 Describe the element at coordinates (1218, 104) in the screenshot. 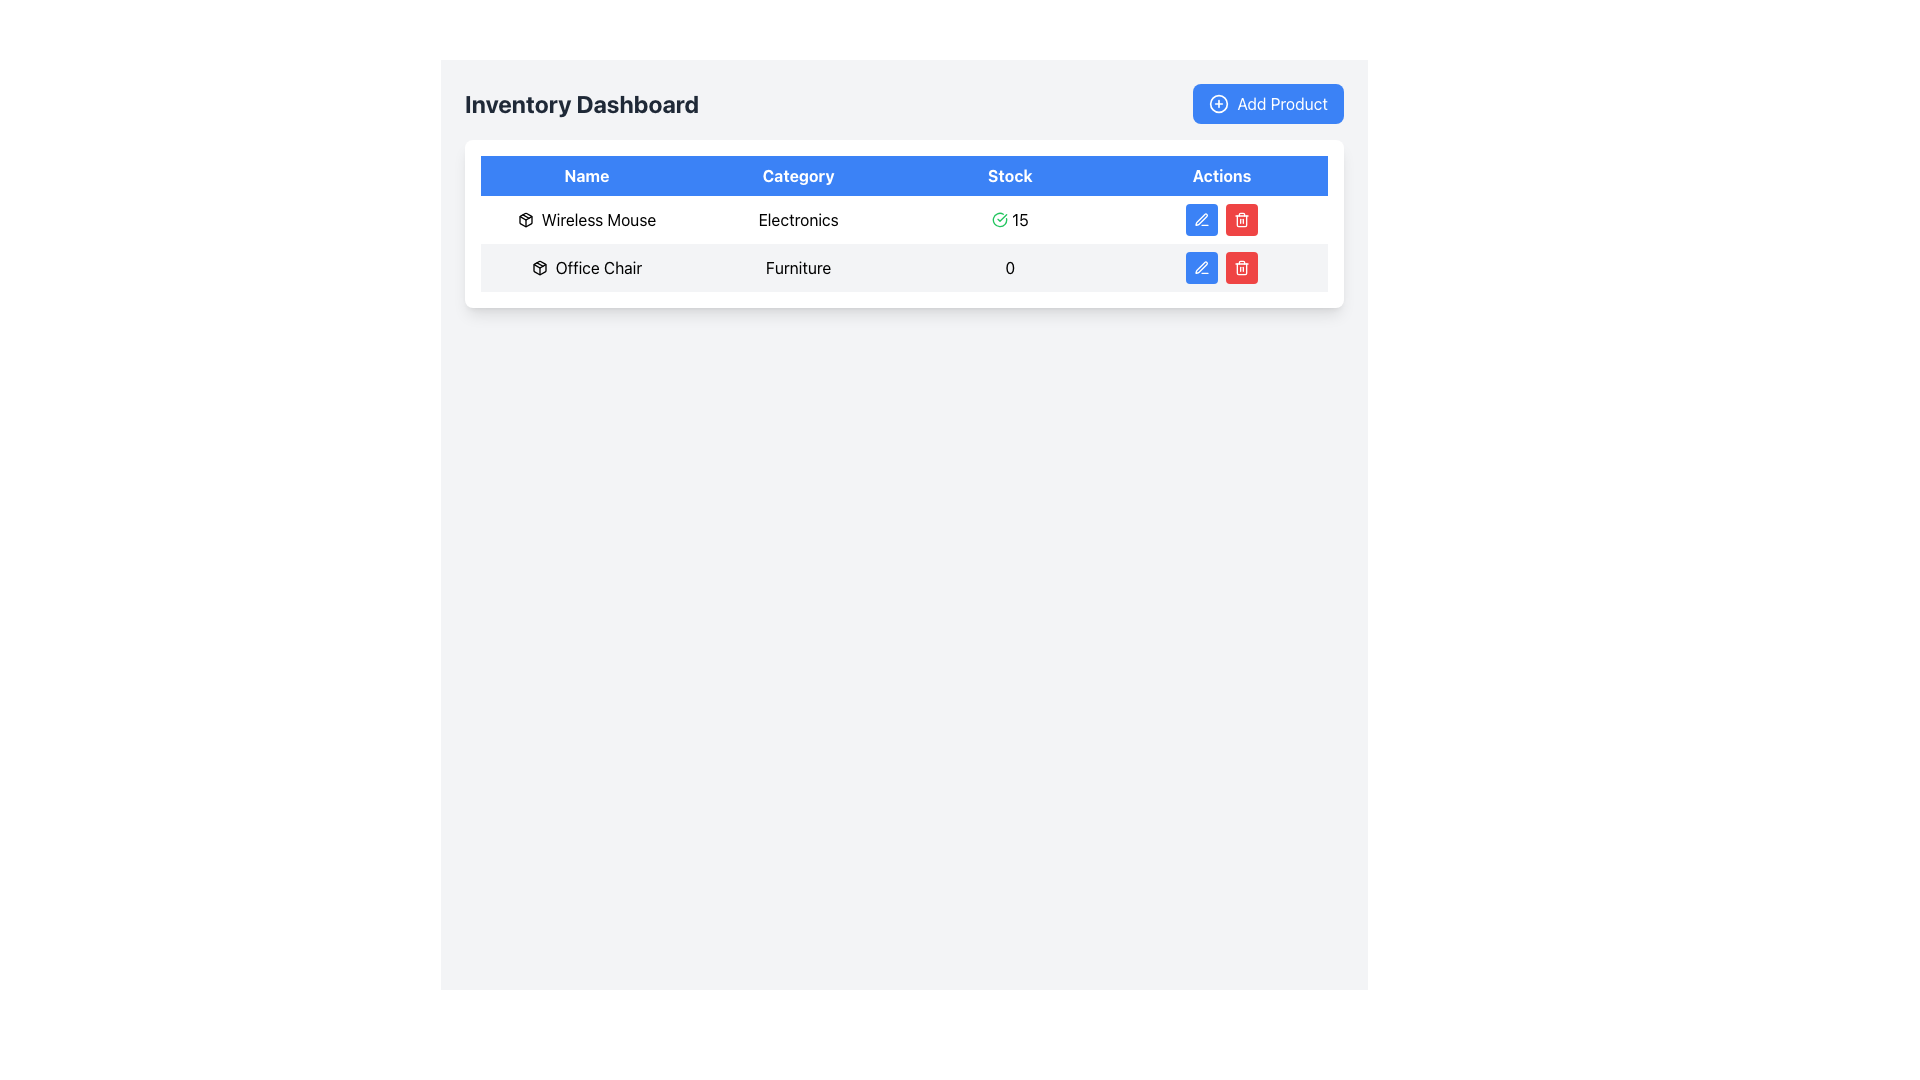

I see `the circular outline of the '+' icon located inside the 'Add Product' button` at that location.